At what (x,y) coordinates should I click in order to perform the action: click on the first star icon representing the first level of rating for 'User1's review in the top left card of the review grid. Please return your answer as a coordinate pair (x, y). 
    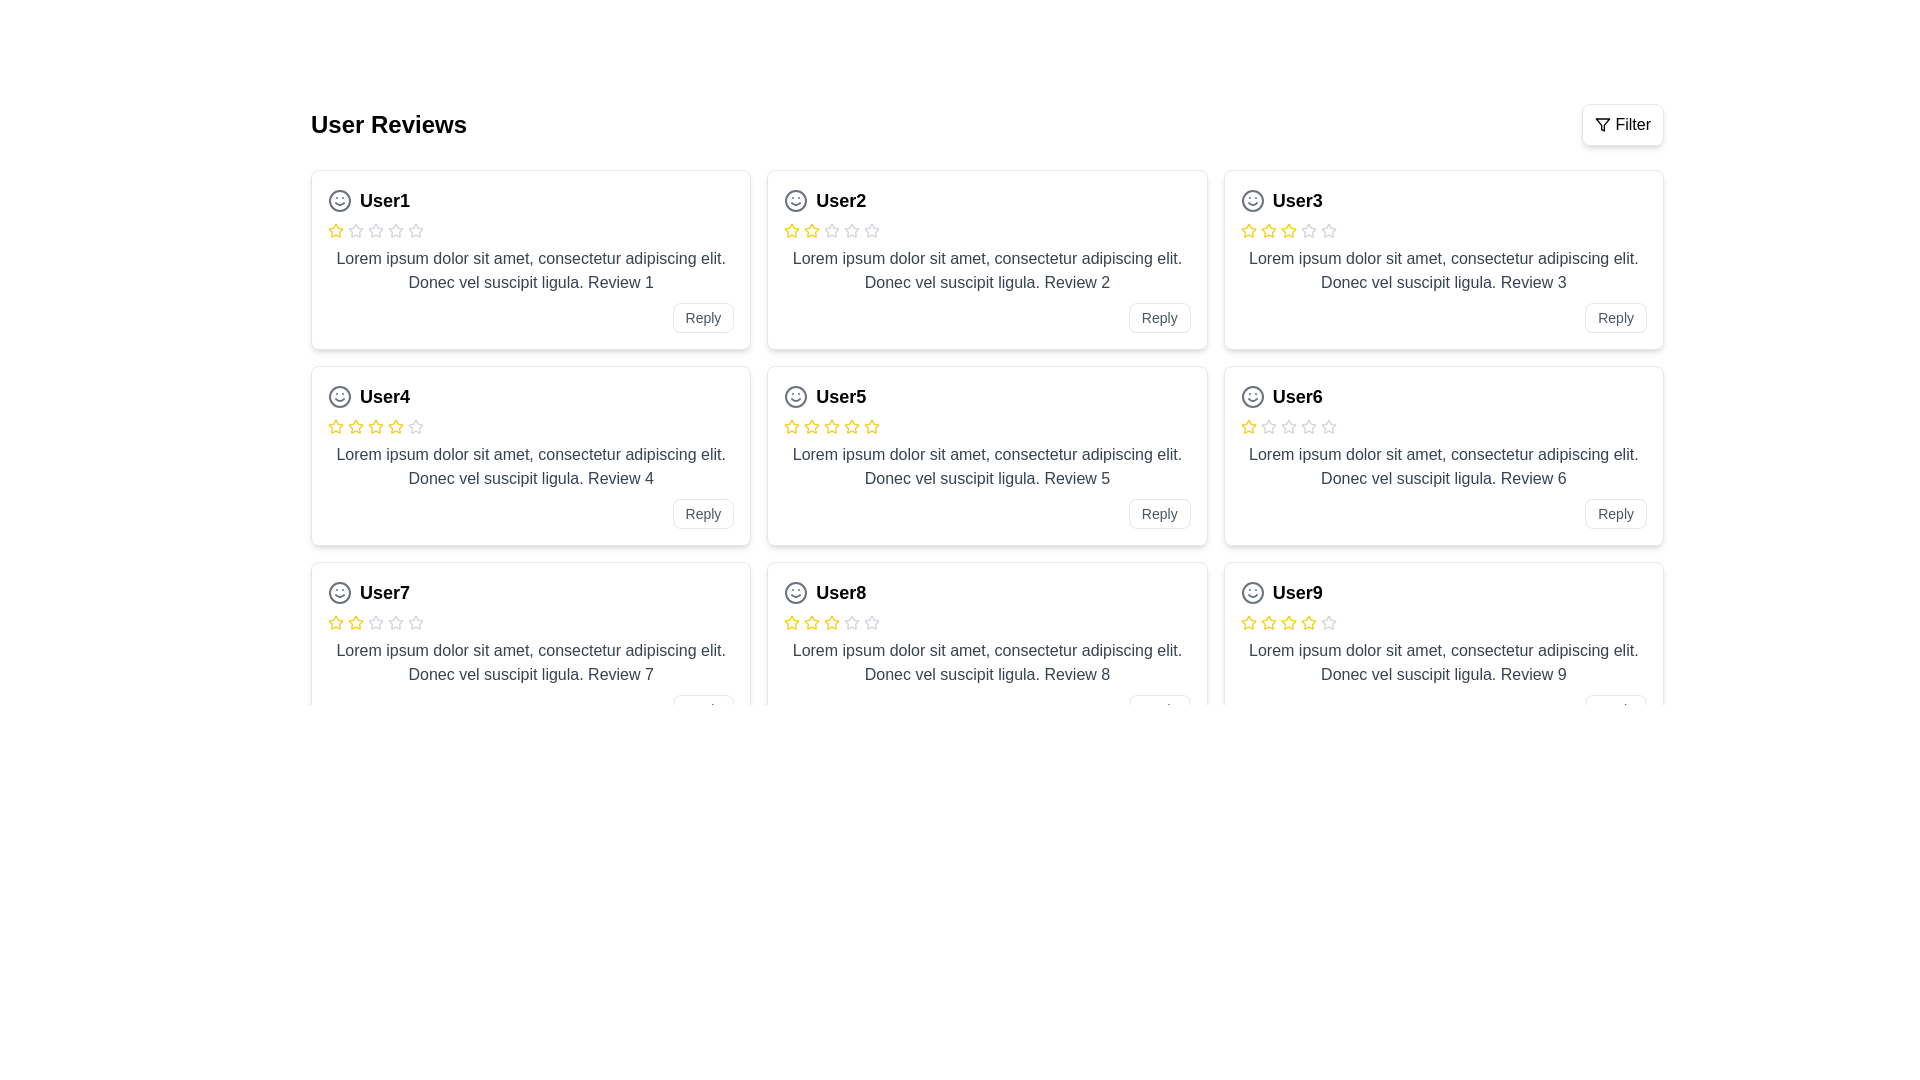
    Looking at the image, I should click on (336, 230).